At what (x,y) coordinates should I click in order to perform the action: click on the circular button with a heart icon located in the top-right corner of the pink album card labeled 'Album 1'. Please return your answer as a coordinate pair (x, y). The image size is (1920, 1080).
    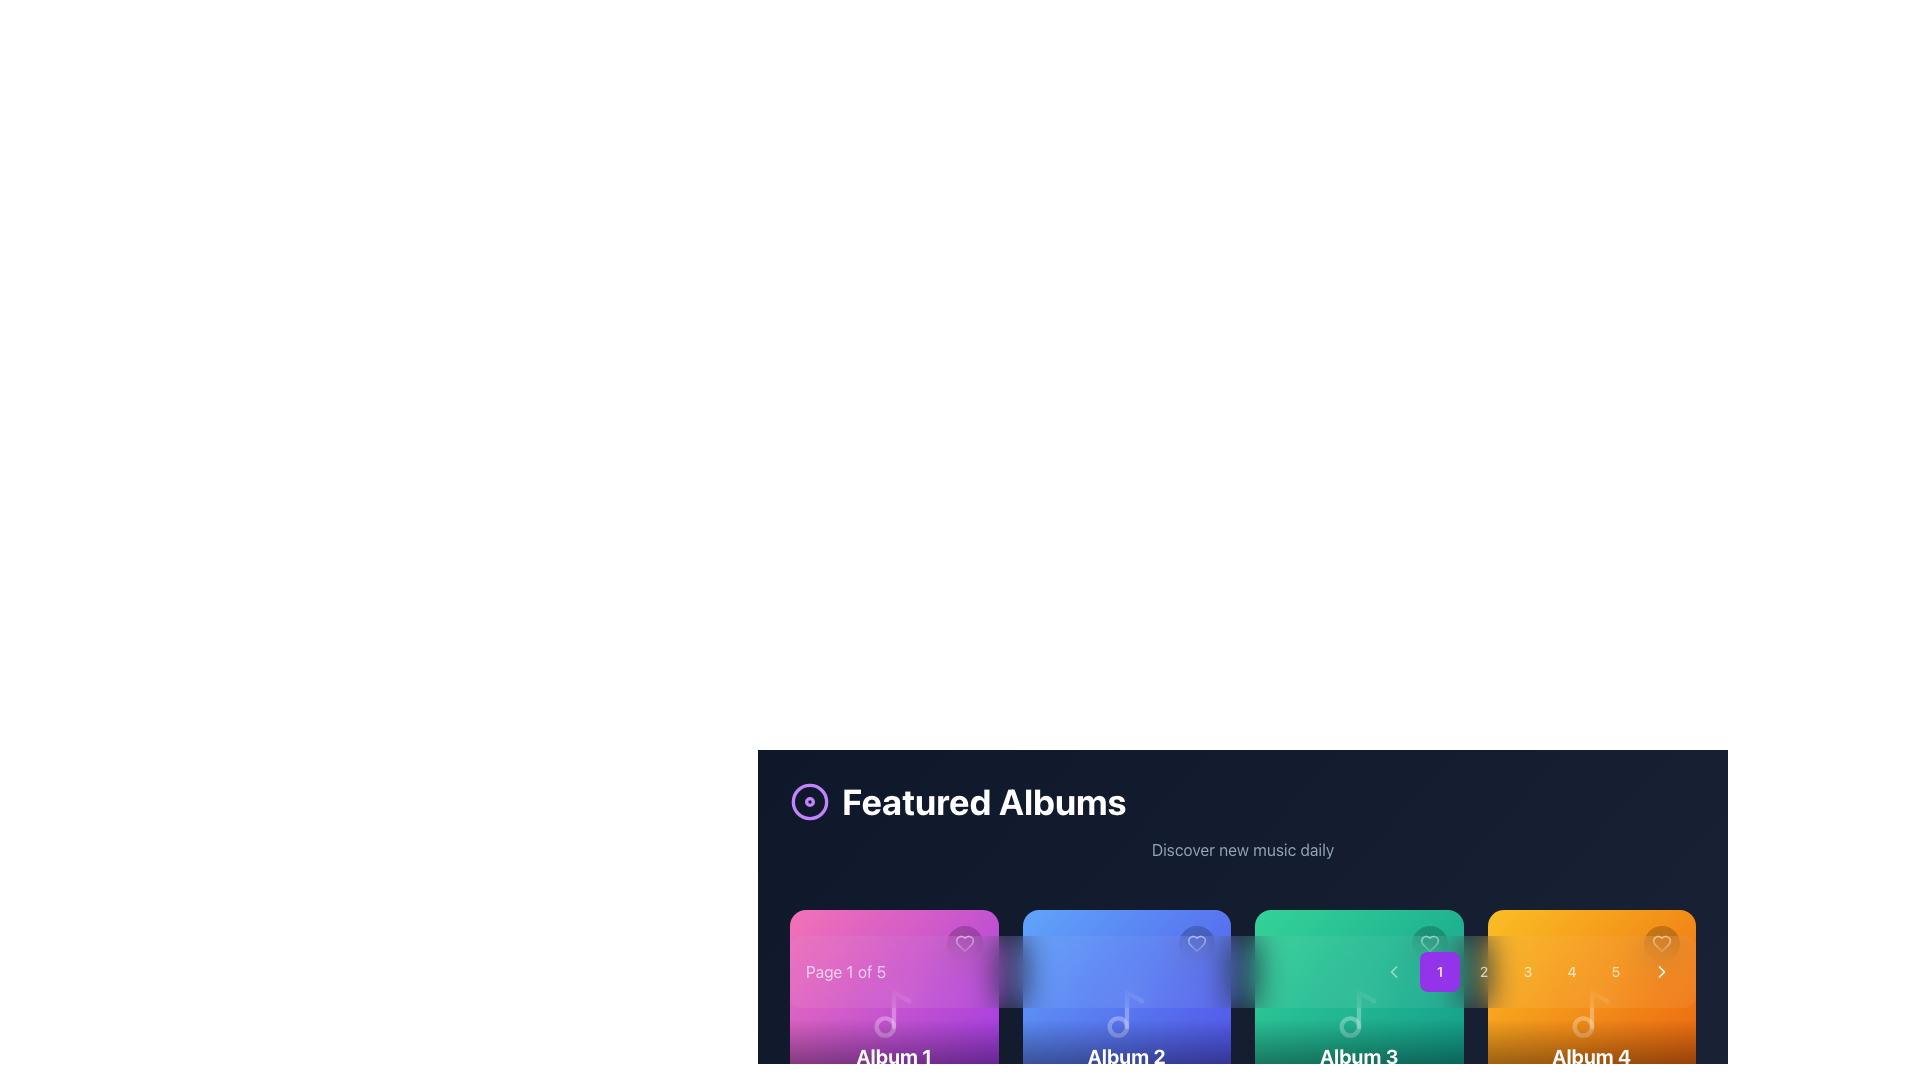
    Looking at the image, I should click on (964, 944).